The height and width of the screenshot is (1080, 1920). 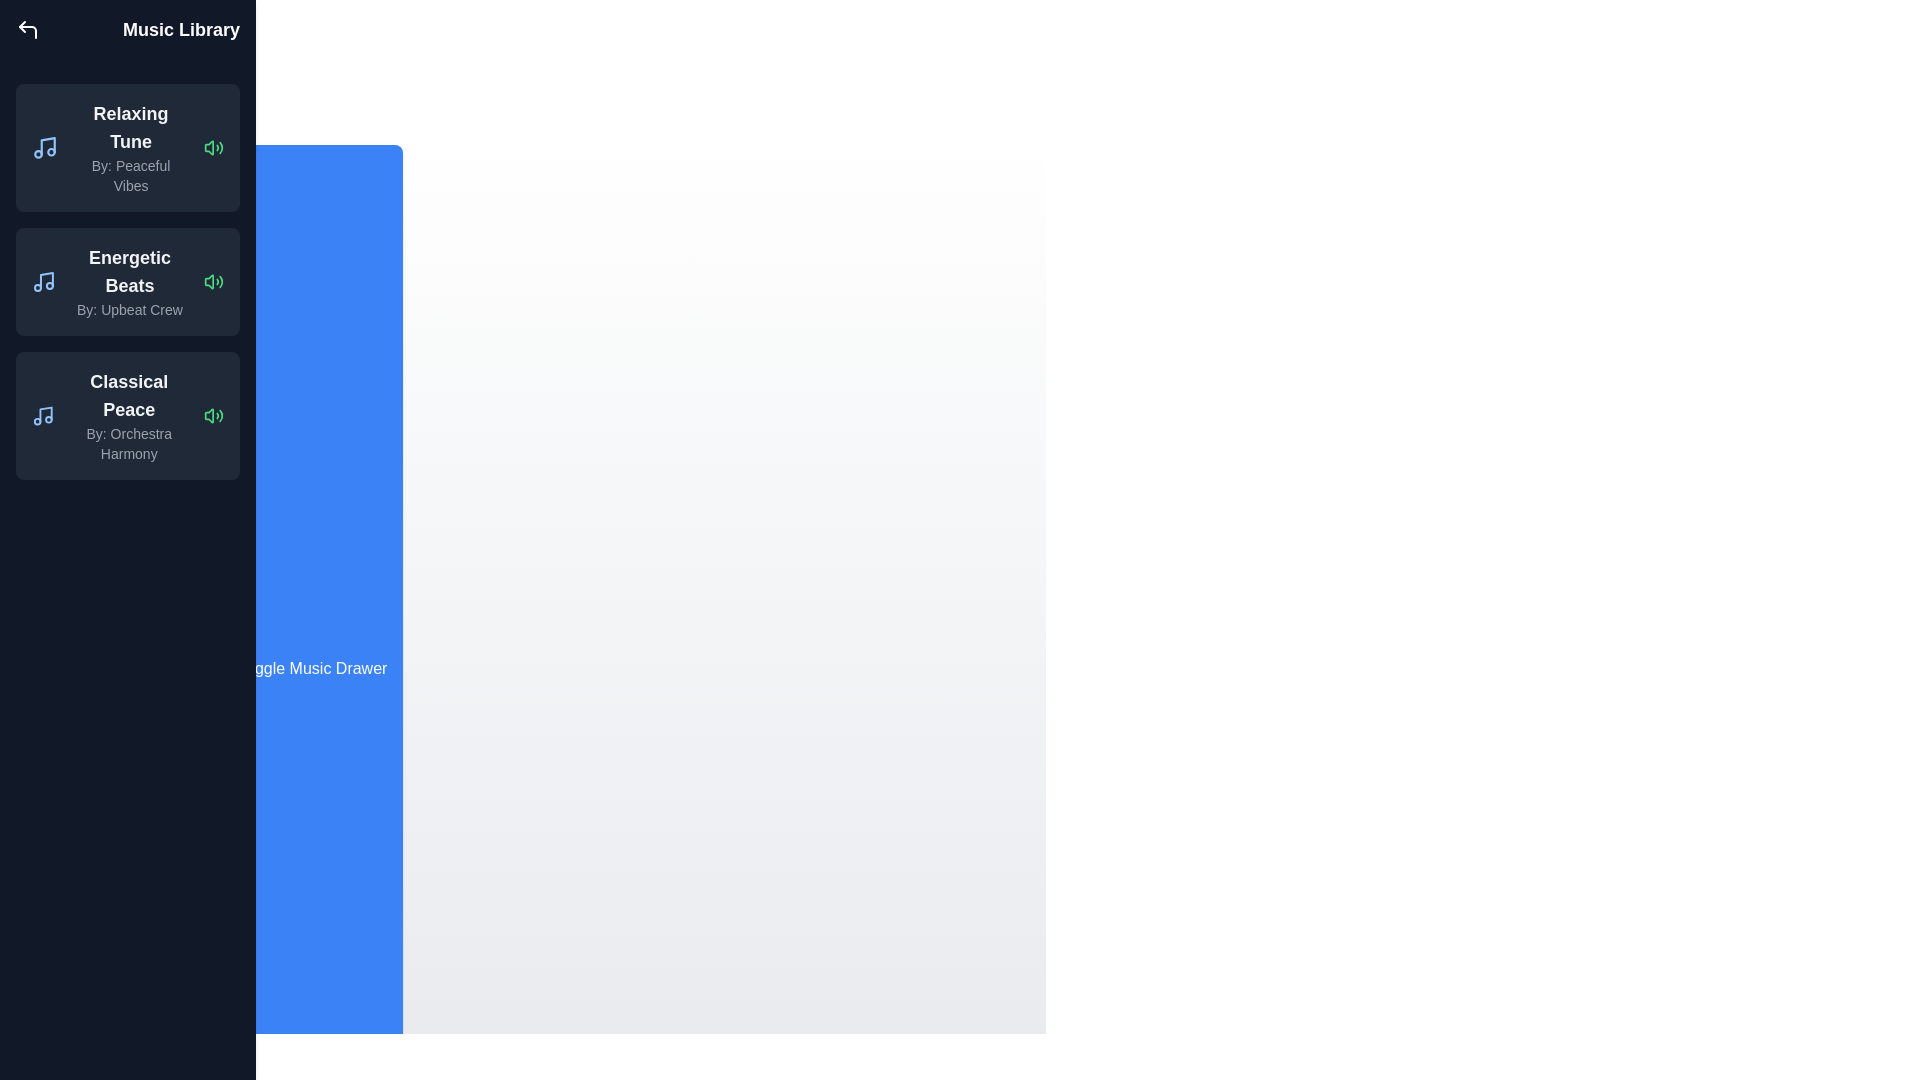 I want to click on the 'Toggle Music Drawer' button to toggle the visibility of the music drawer, so click(x=311, y=668).